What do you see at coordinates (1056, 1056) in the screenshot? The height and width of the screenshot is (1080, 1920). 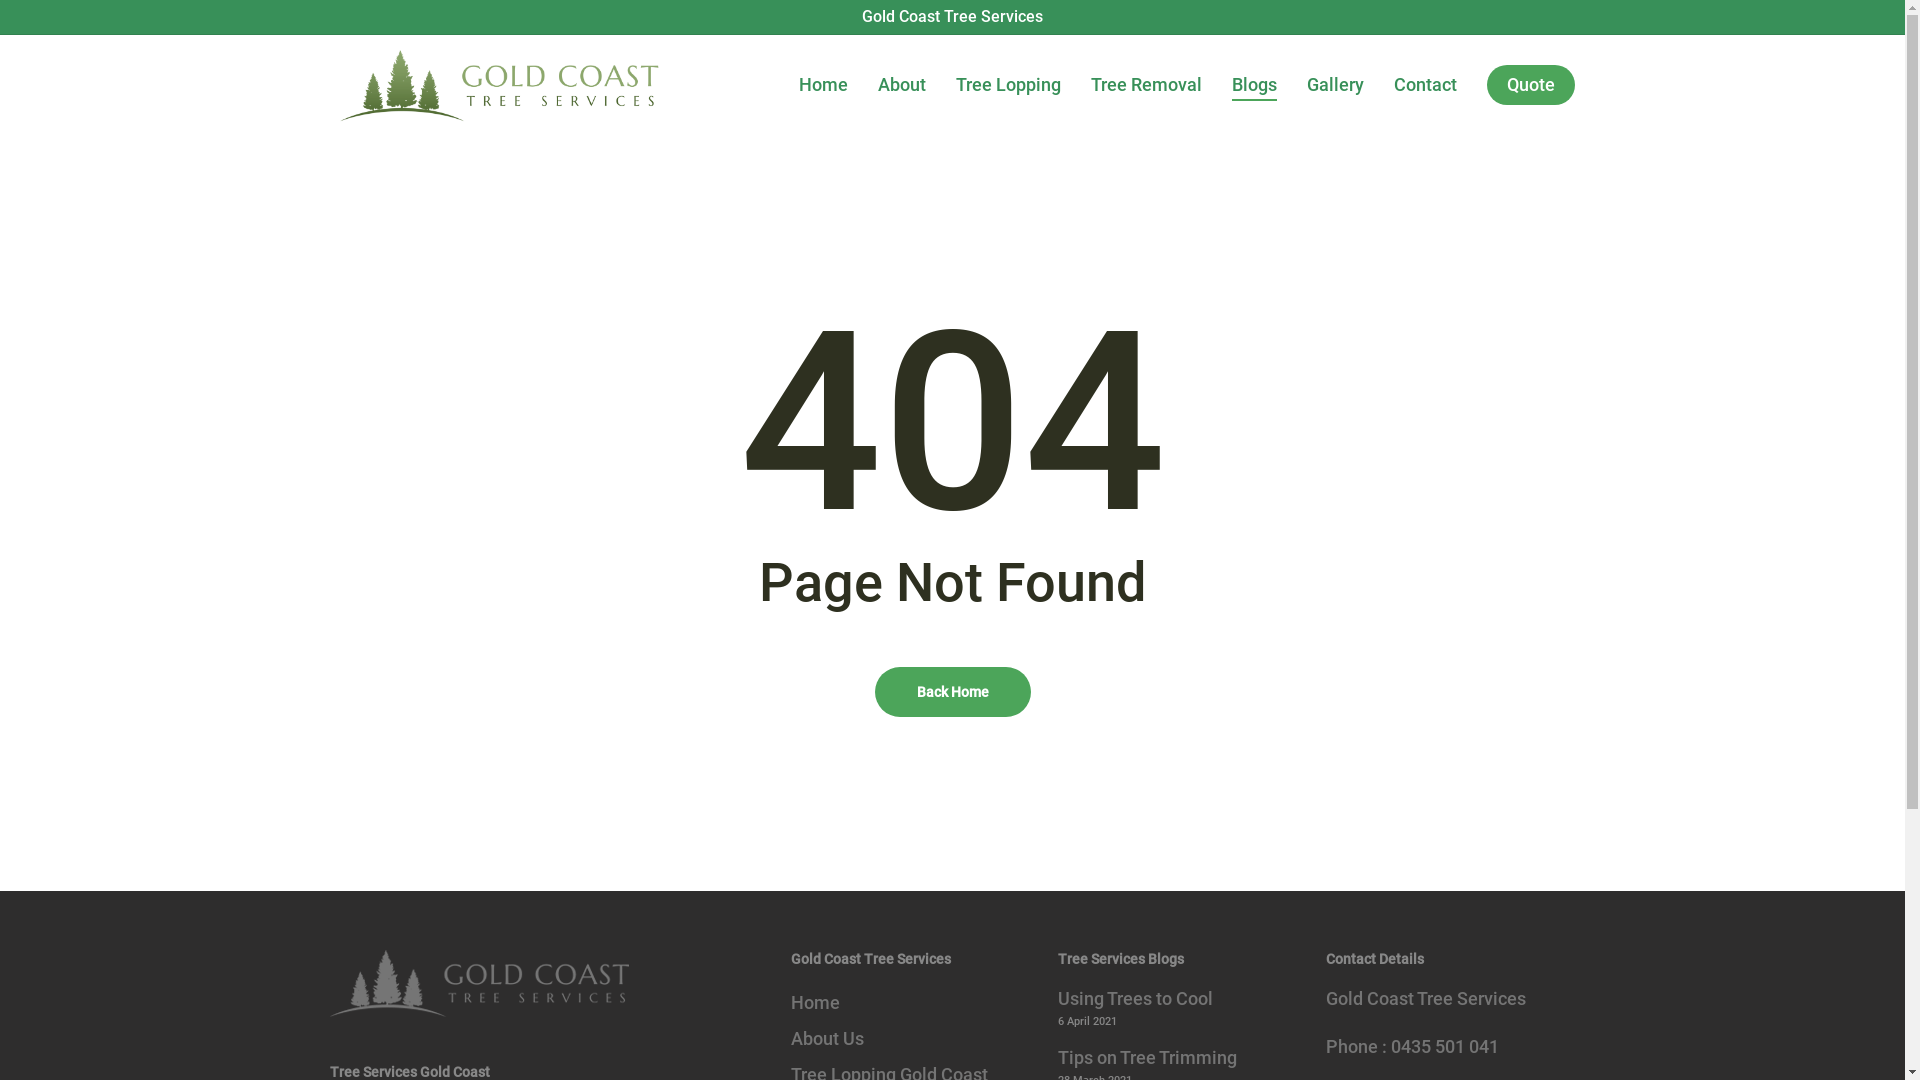 I see `'Tips on Tree Trimming'` at bounding box center [1056, 1056].